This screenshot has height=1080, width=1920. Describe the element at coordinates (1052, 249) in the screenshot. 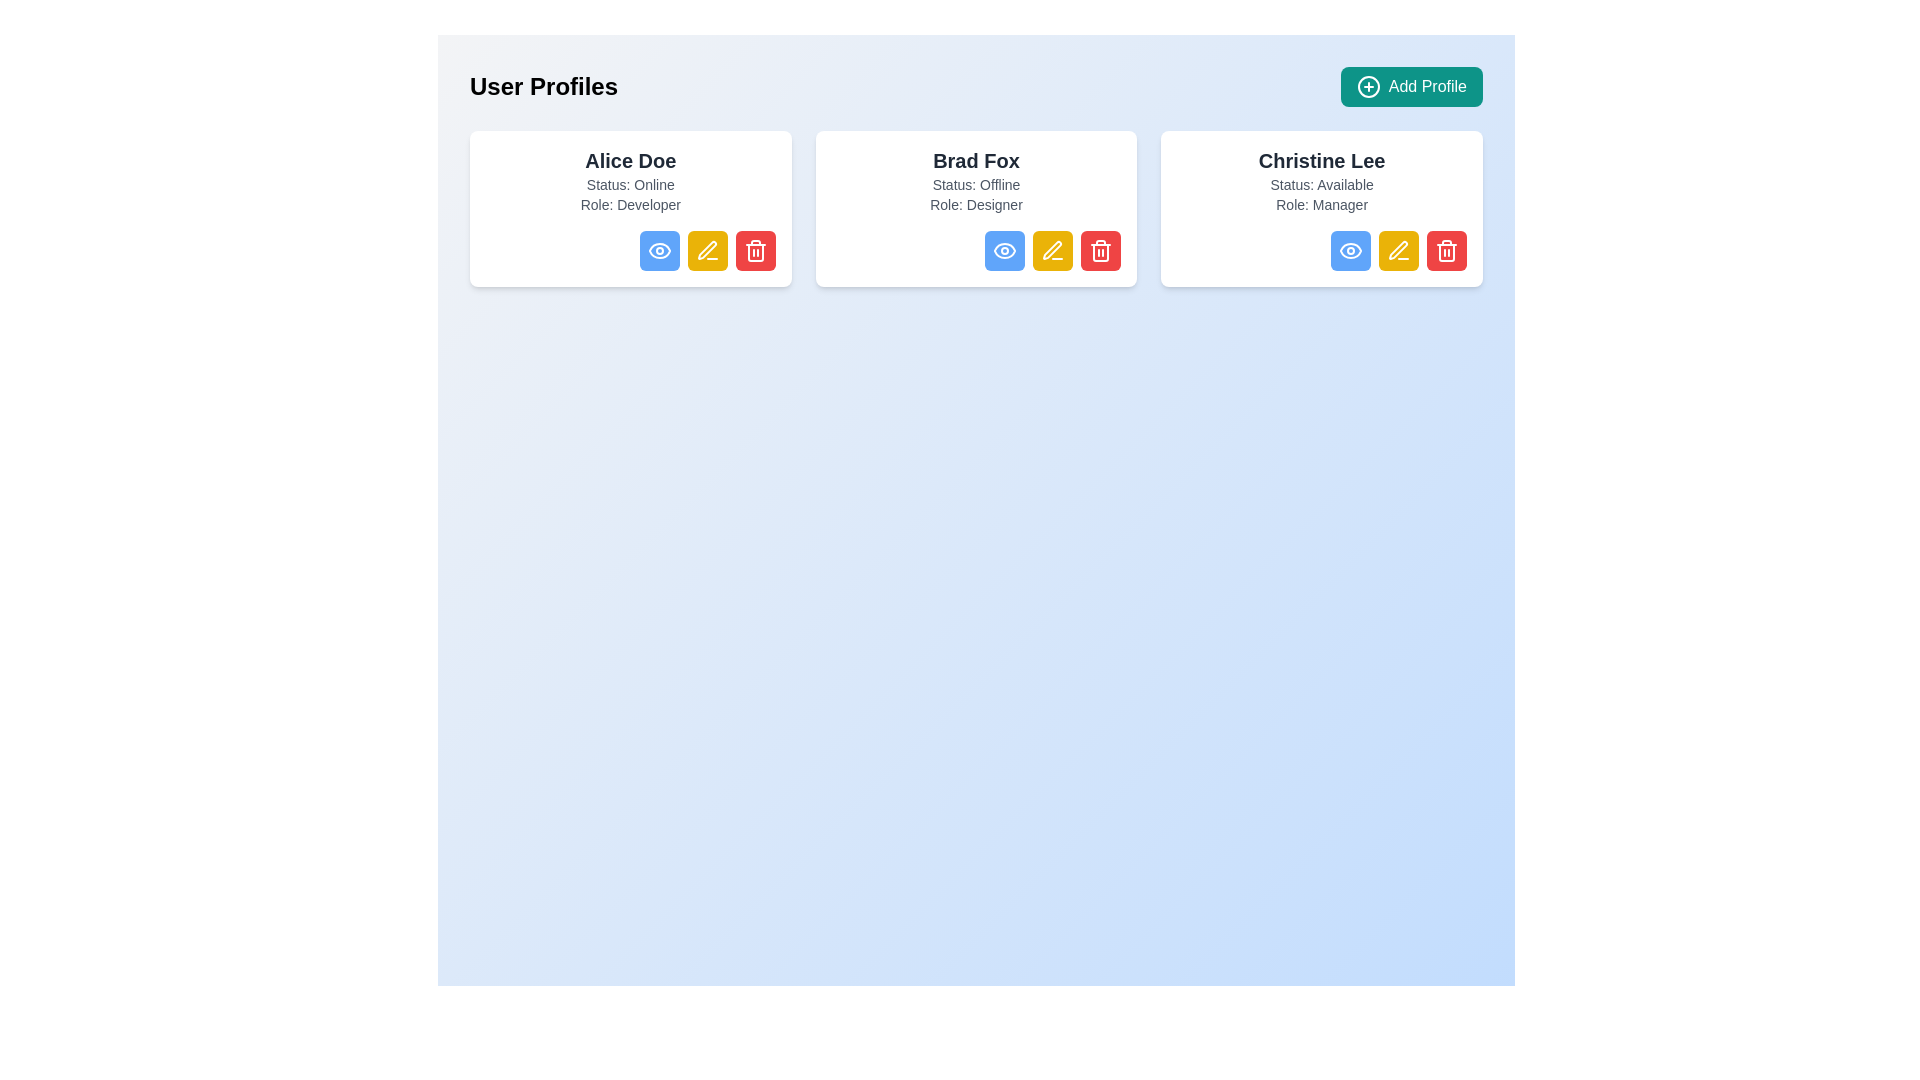

I see `the edit button with a yellow background and pencil icon, located in the profile card of 'Brad Fox', for keyboard interaction` at that location.